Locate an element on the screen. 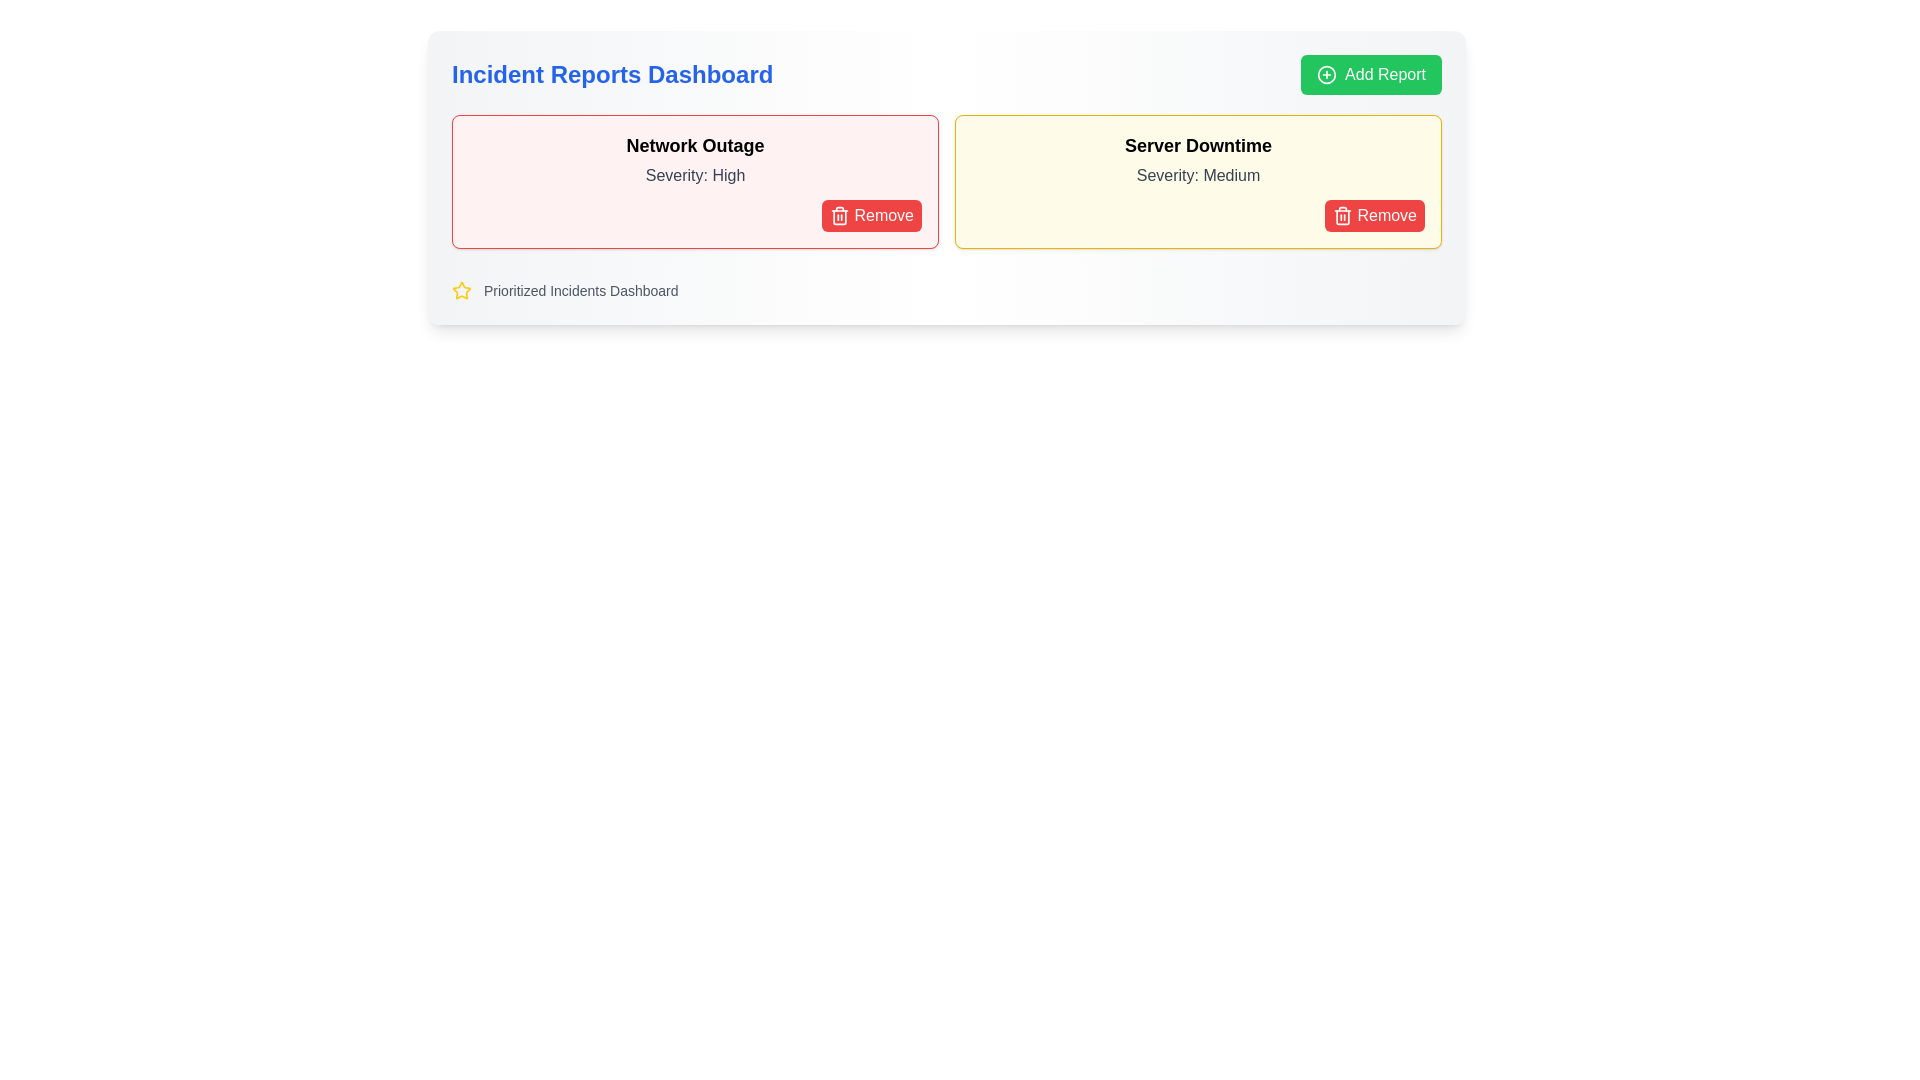  the star-shaped icon with a yellow outline, which indicates a rating or priority marker, located before the text 'Prioritized Incidents Dashboard' is located at coordinates (460, 290).